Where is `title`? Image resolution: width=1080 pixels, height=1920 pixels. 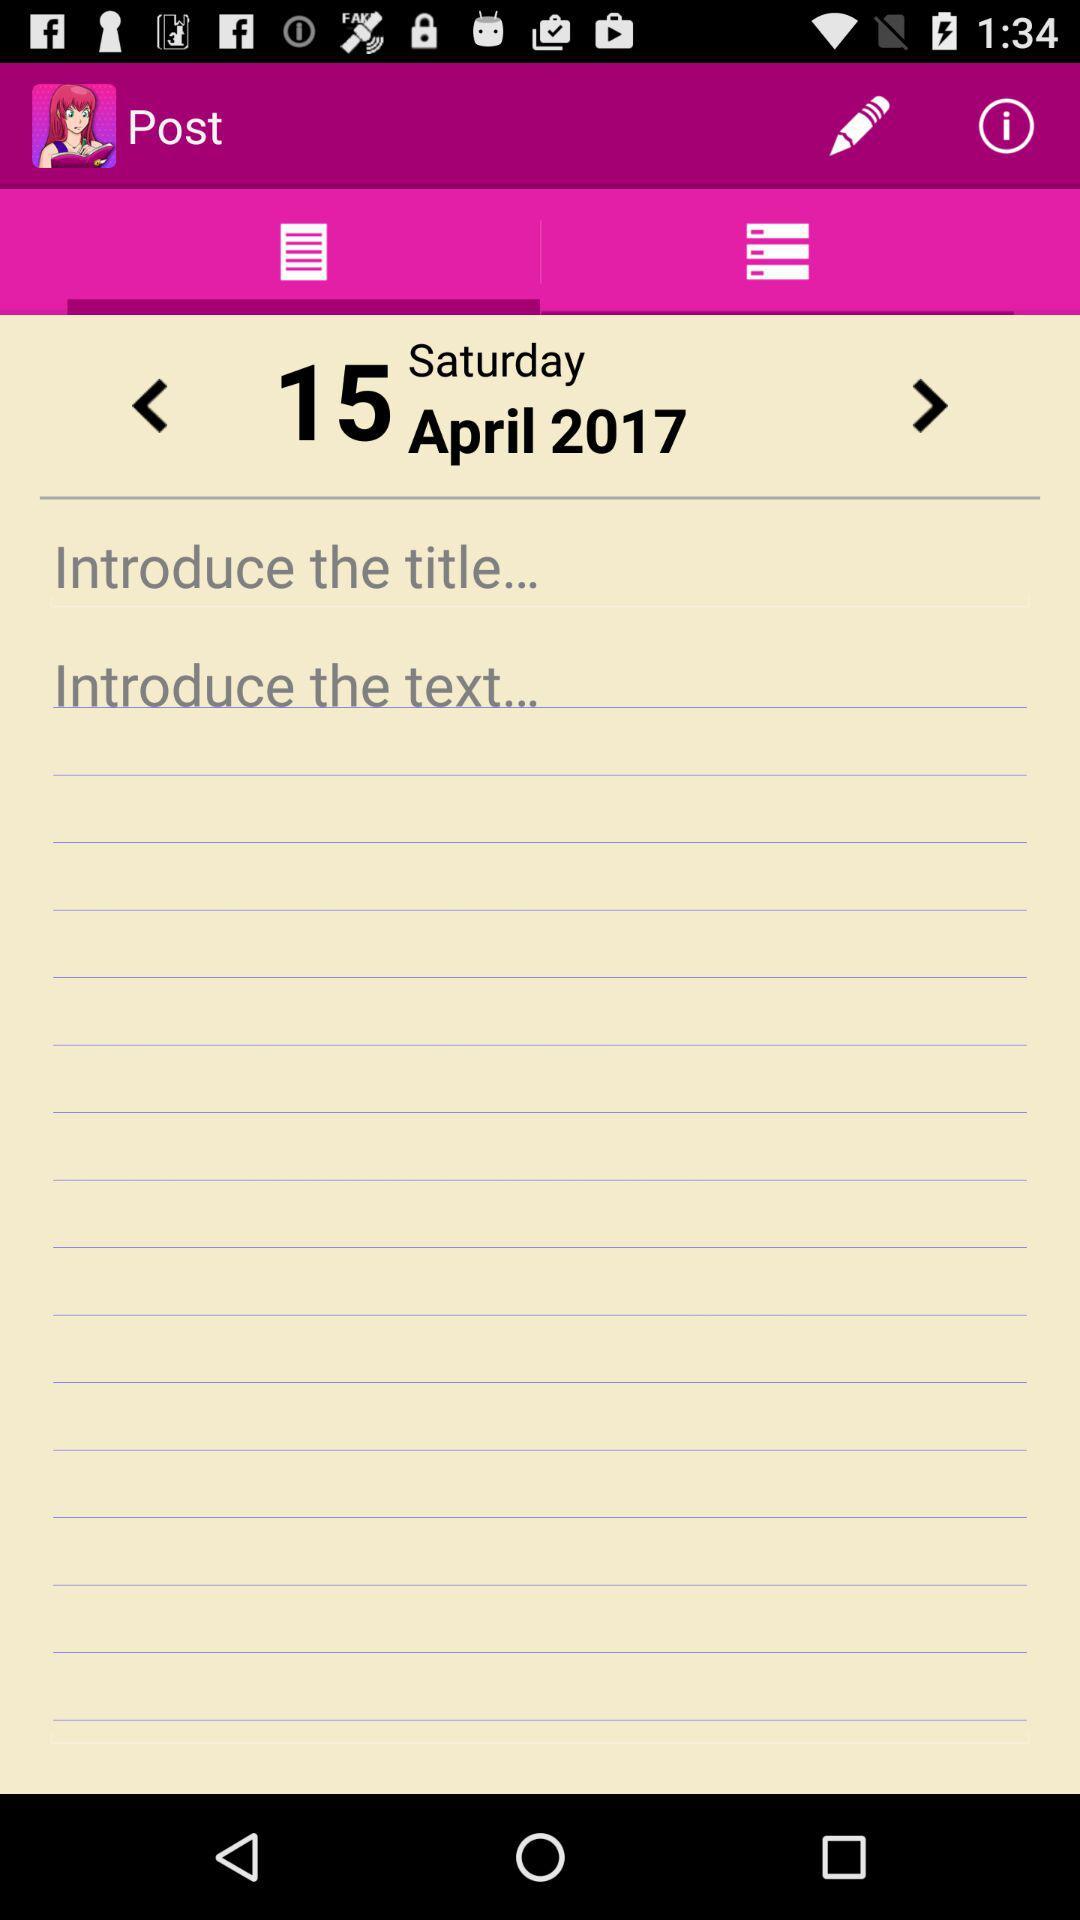
title is located at coordinates (540, 564).